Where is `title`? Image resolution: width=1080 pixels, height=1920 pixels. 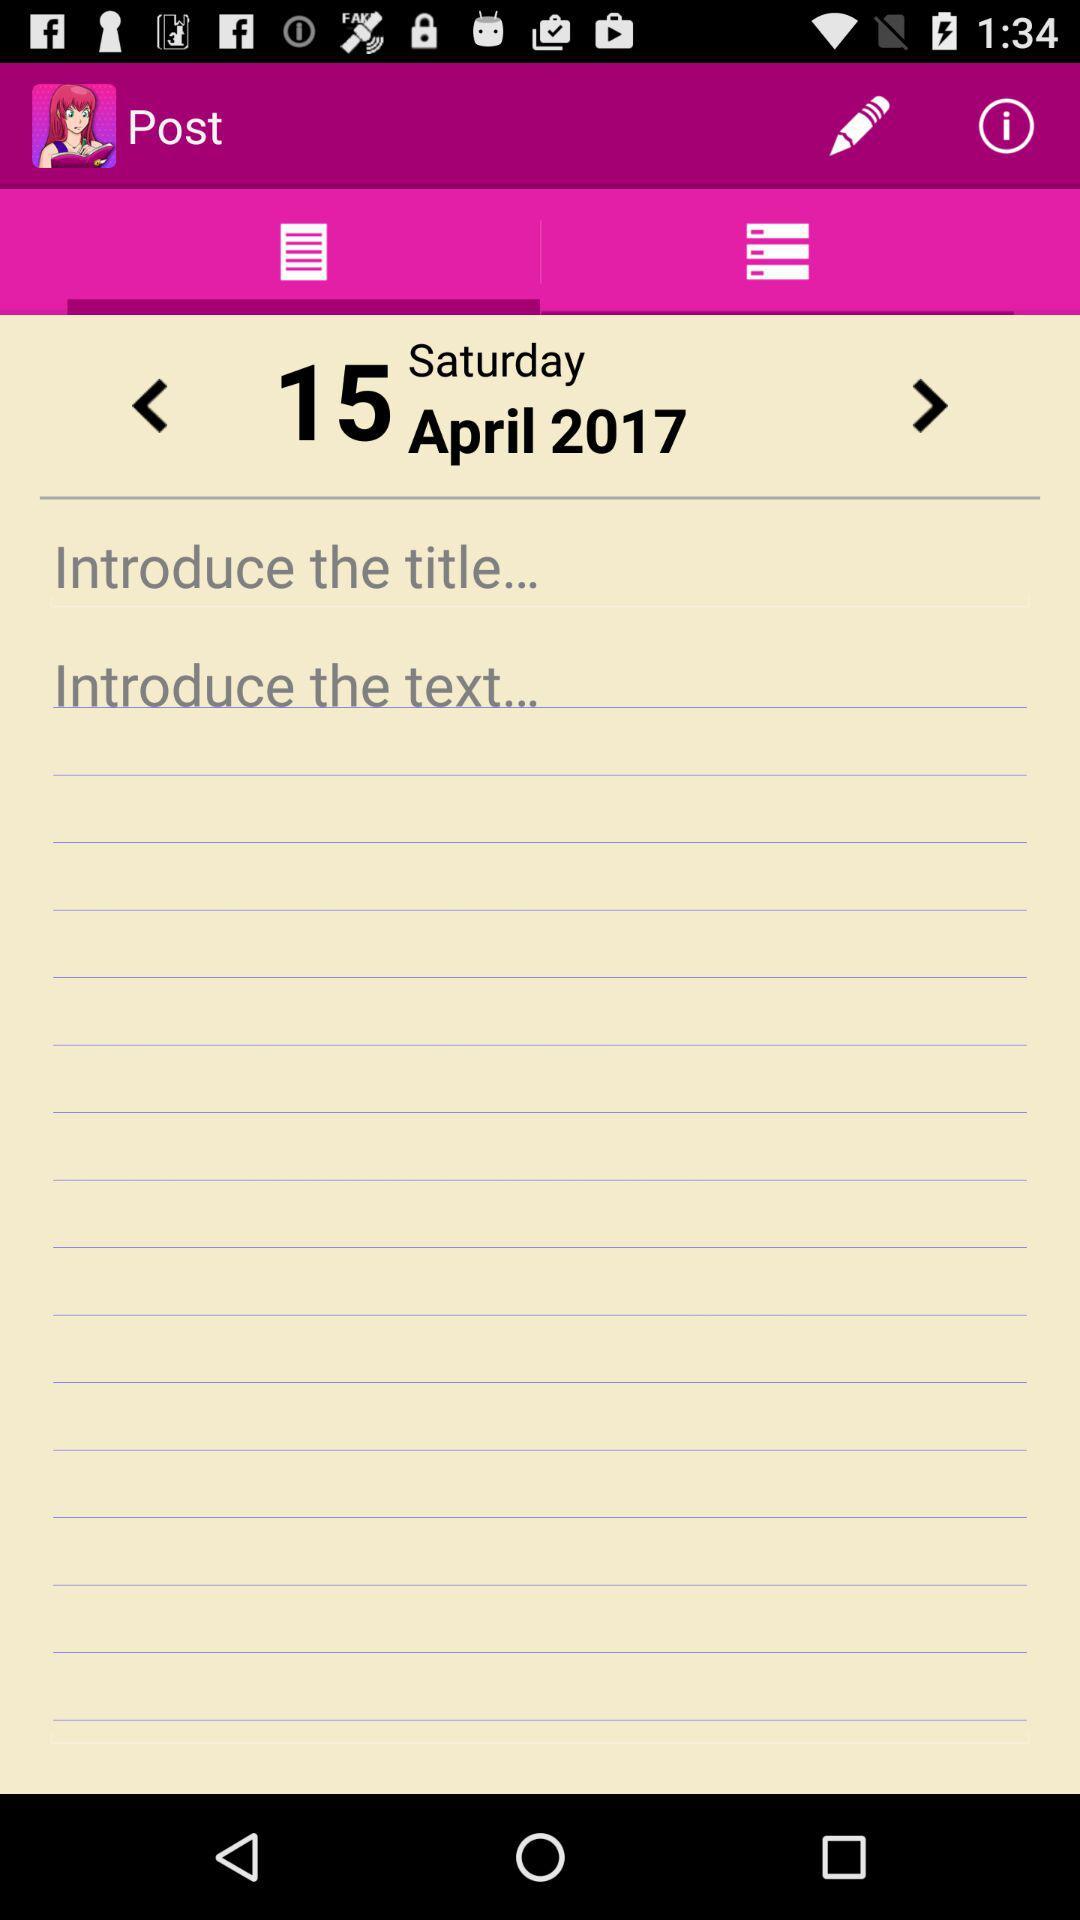
title is located at coordinates (540, 564).